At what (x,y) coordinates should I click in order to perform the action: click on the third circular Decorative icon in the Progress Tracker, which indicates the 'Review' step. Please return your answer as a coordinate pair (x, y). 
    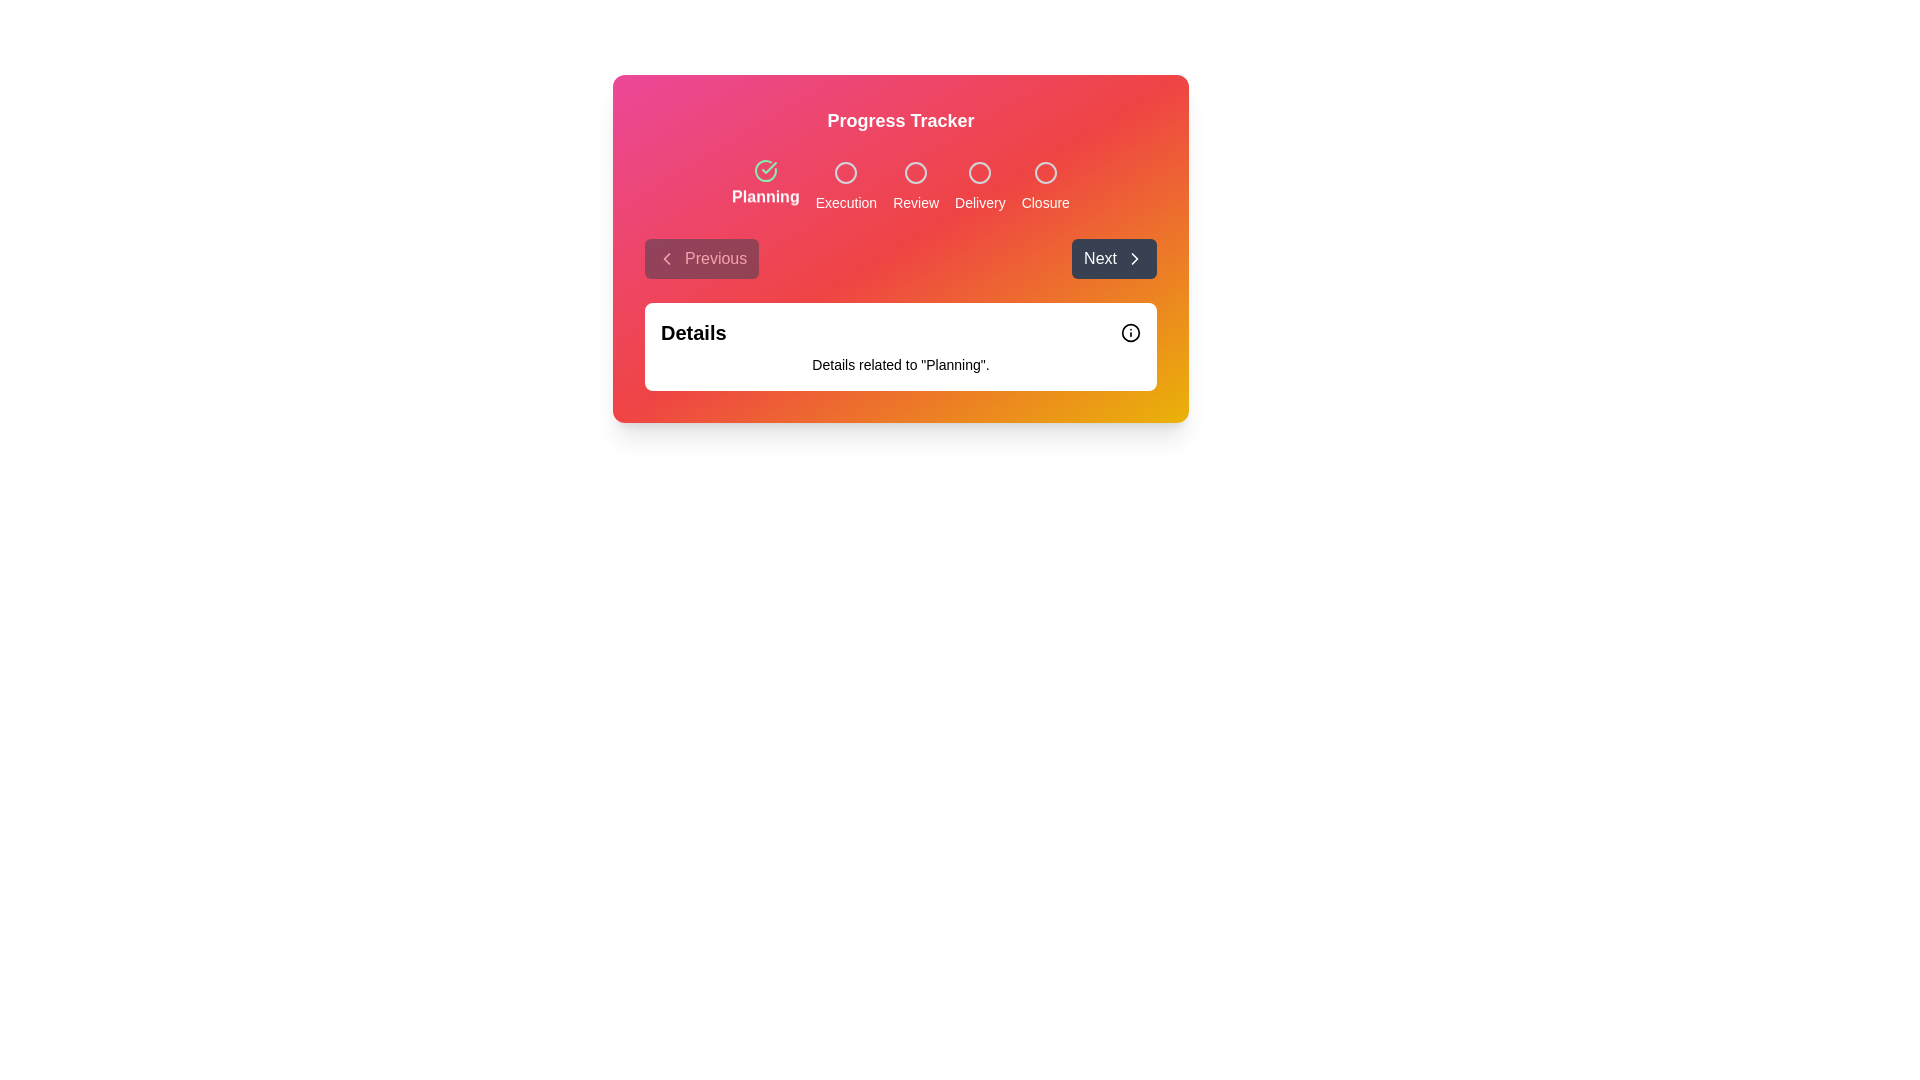
    Looking at the image, I should click on (915, 172).